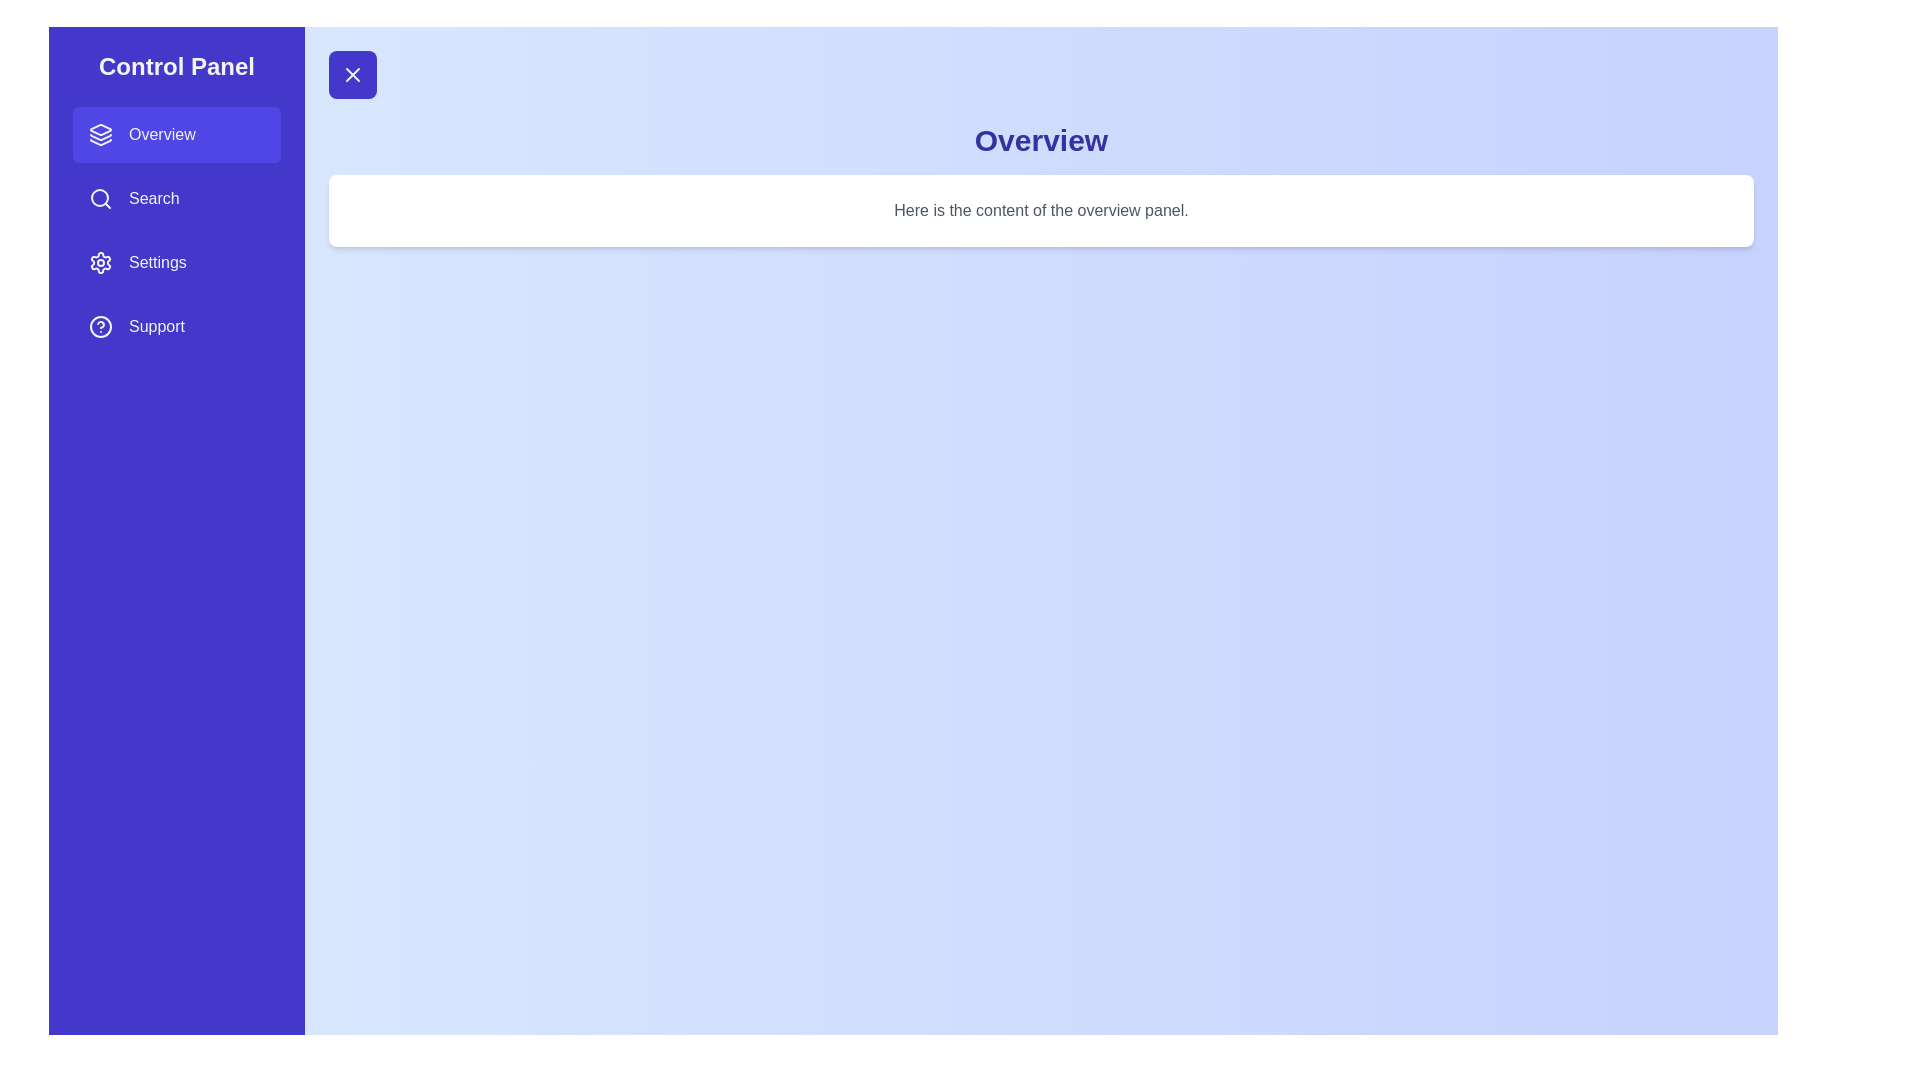  What do you see at coordinates (1040, 211) in the screenshot?
I see `the content area of the panel` at bounding box center [1040, 211].